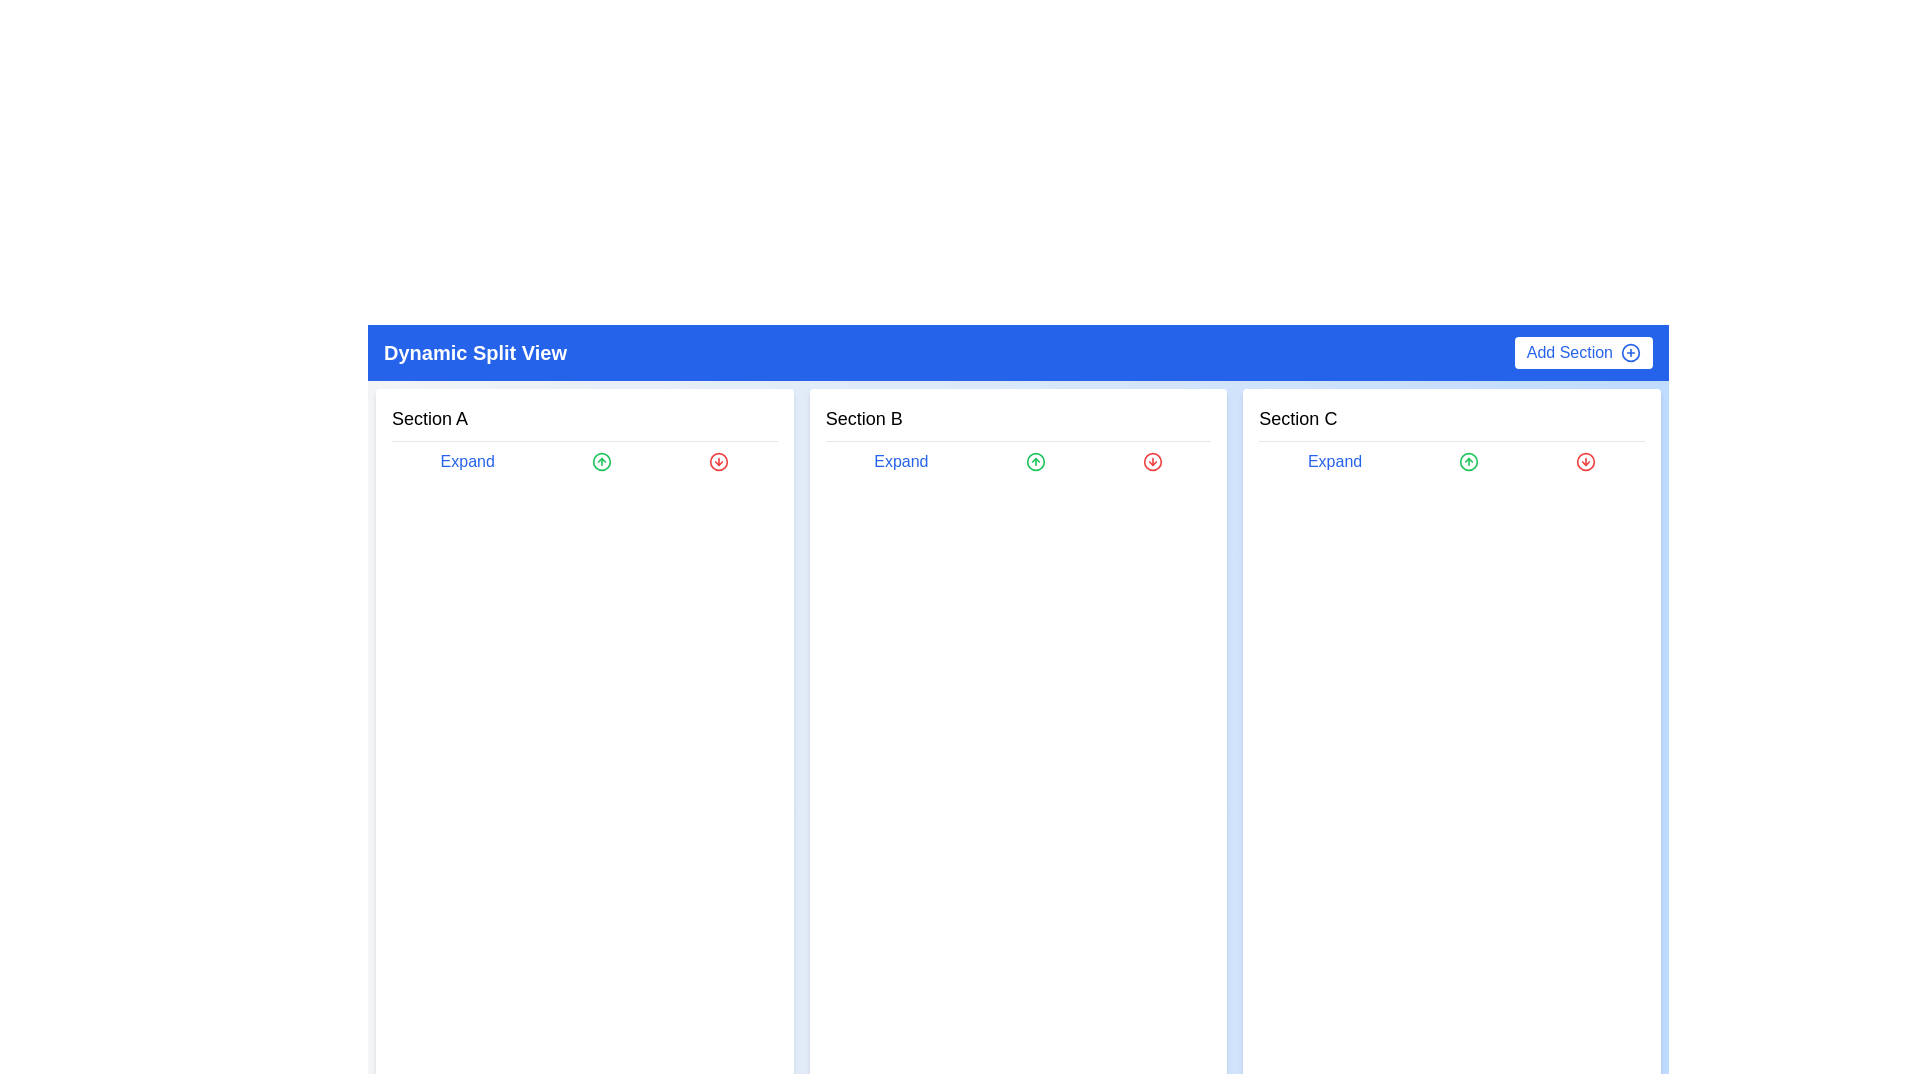 The image size is (1920, 1080). I want to click on the prominent red circular graphical component located in the top-right corner of 'Section B', which is part of a red downward arrow icon, so click(1152, 462).